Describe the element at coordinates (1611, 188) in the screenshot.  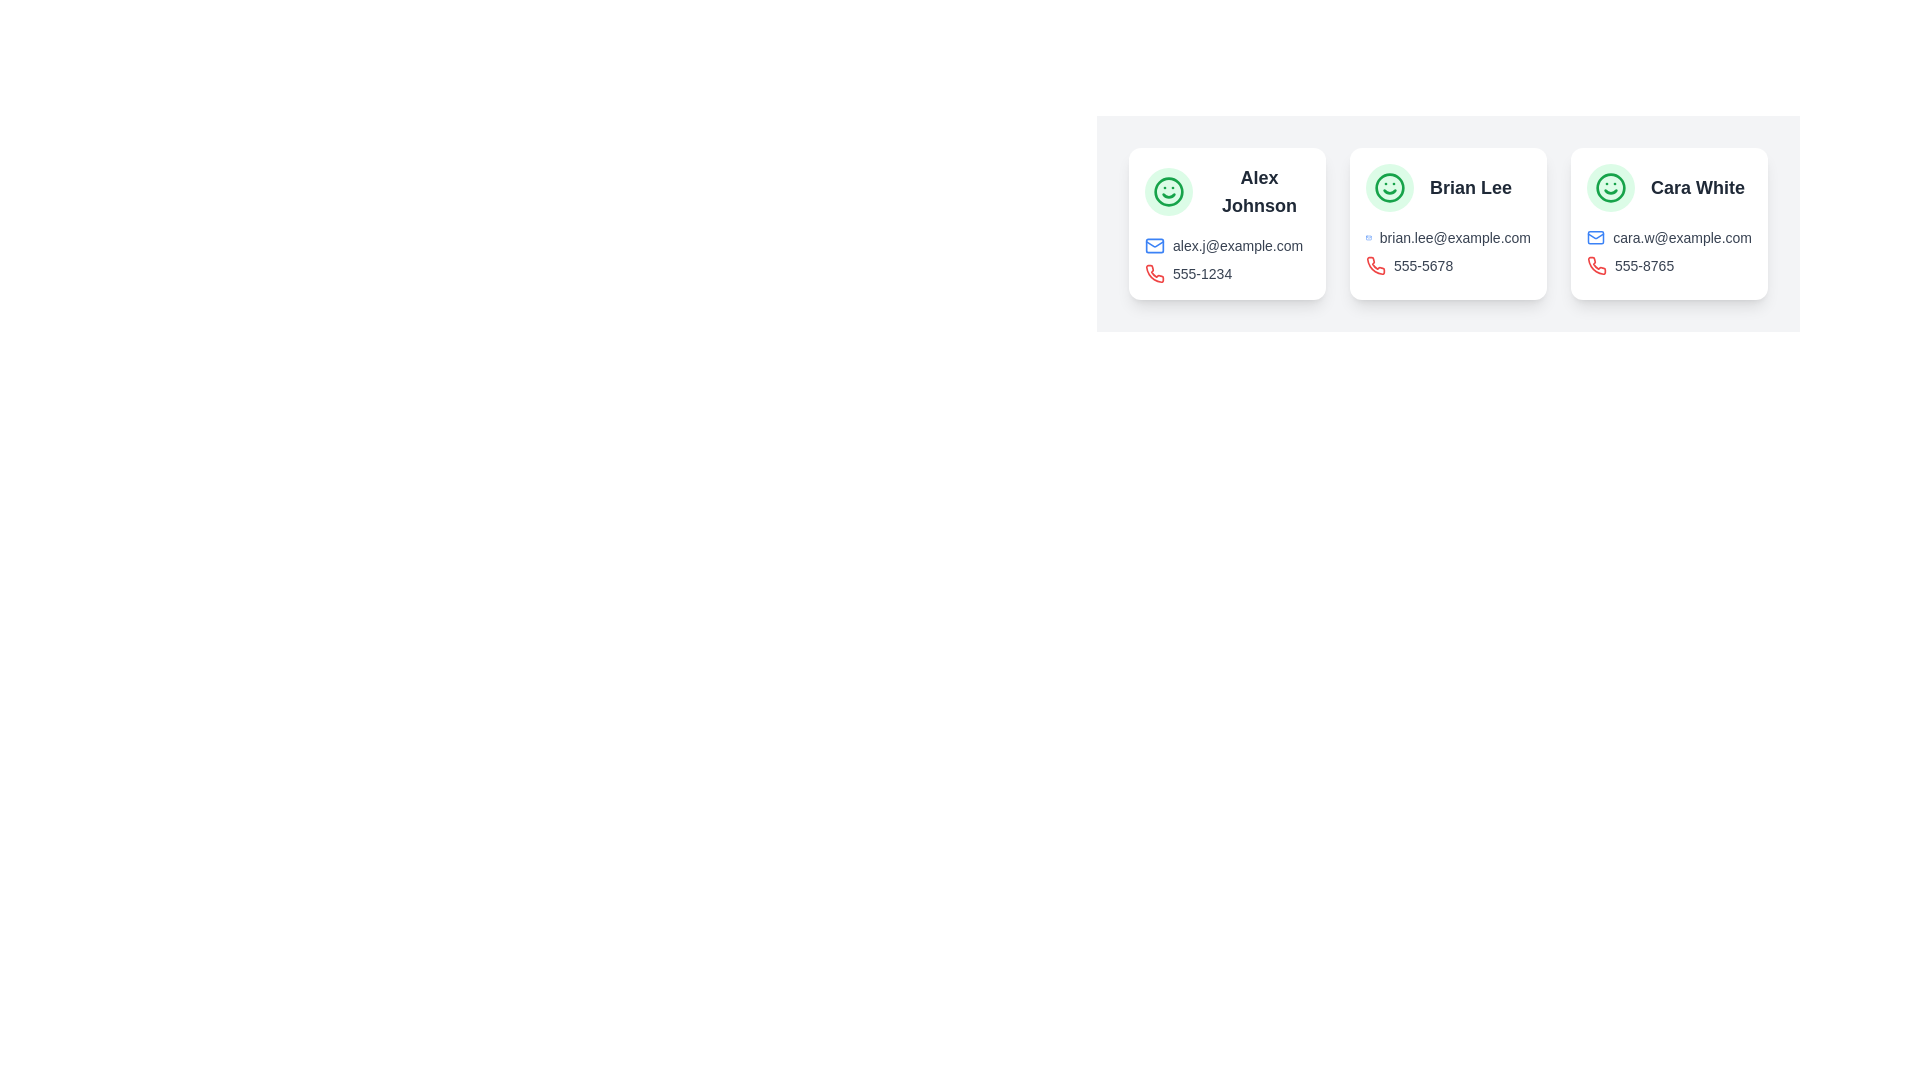
I see `the green circular icon with a smiling face located in the top-left corner of the 'Cara White' card, positioned to the left of the person's name` at that location.